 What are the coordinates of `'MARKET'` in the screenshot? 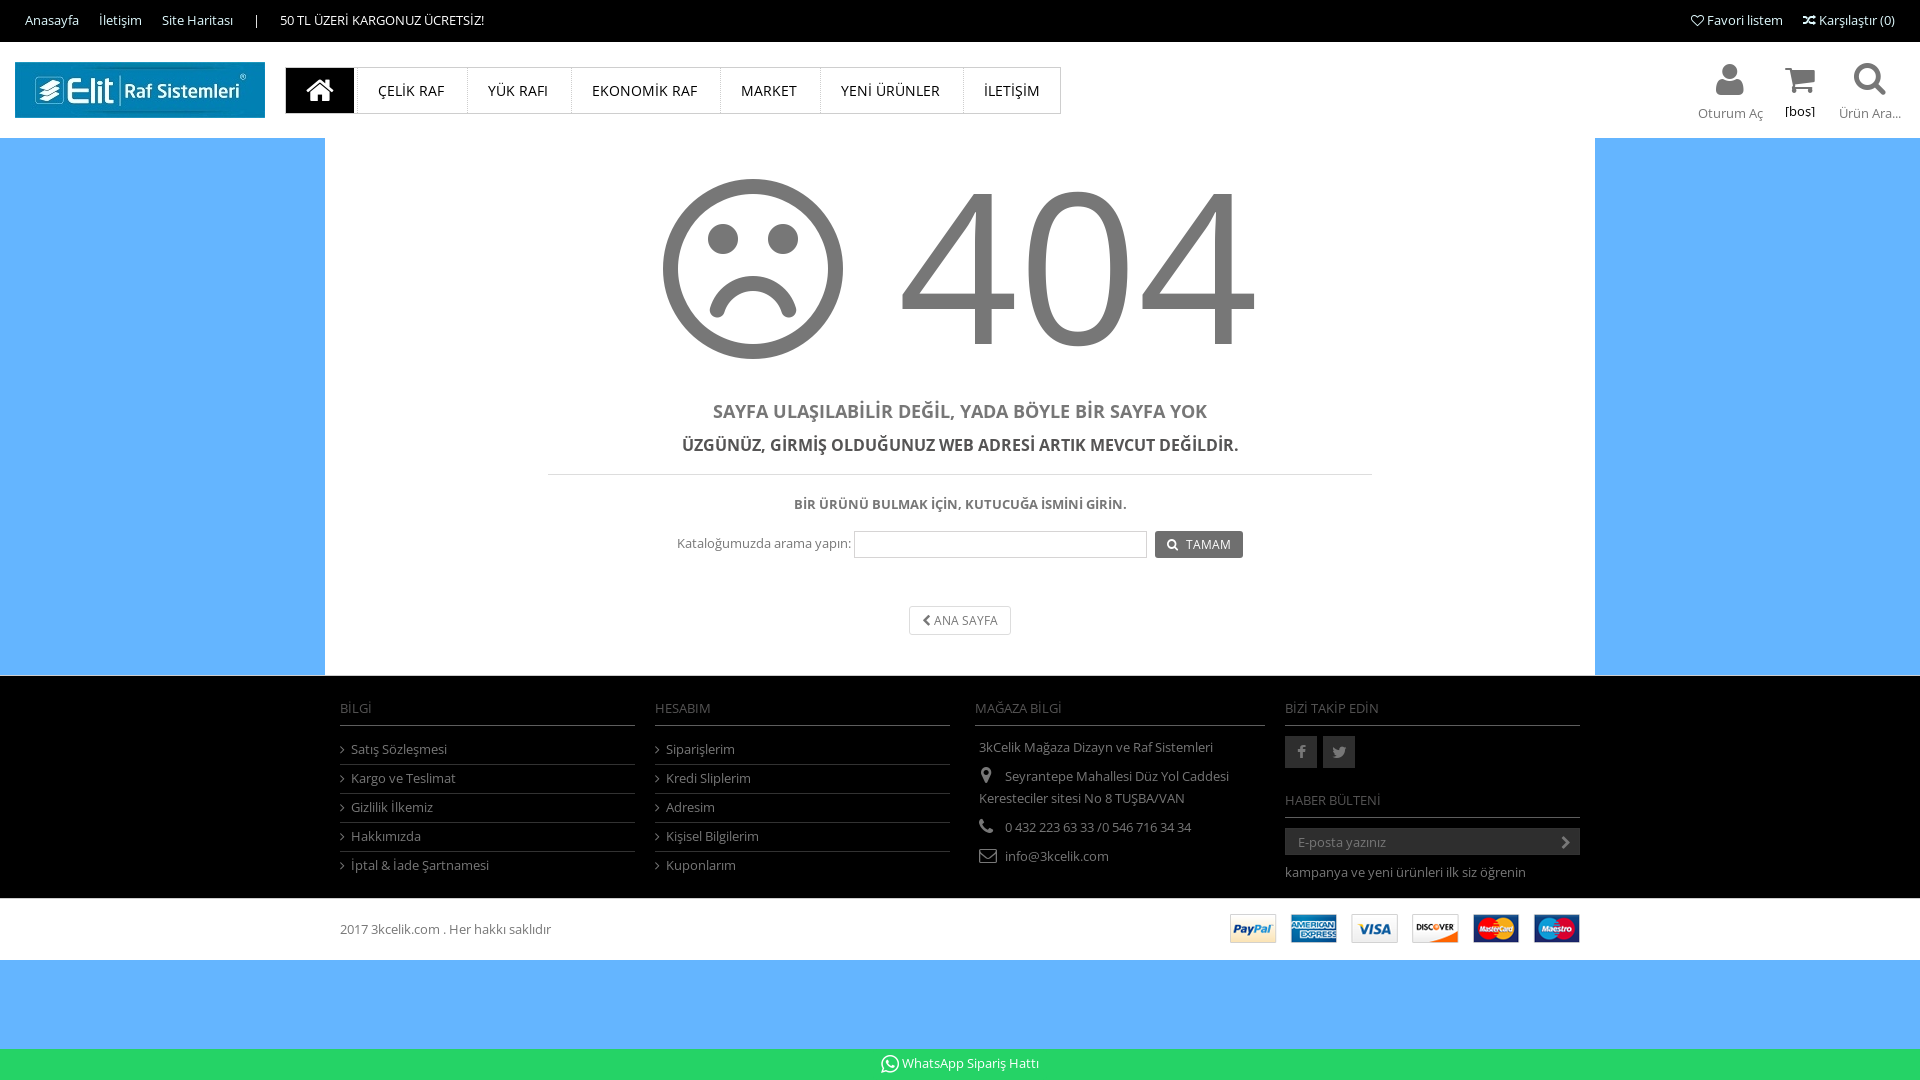 It's located at (767, 90).